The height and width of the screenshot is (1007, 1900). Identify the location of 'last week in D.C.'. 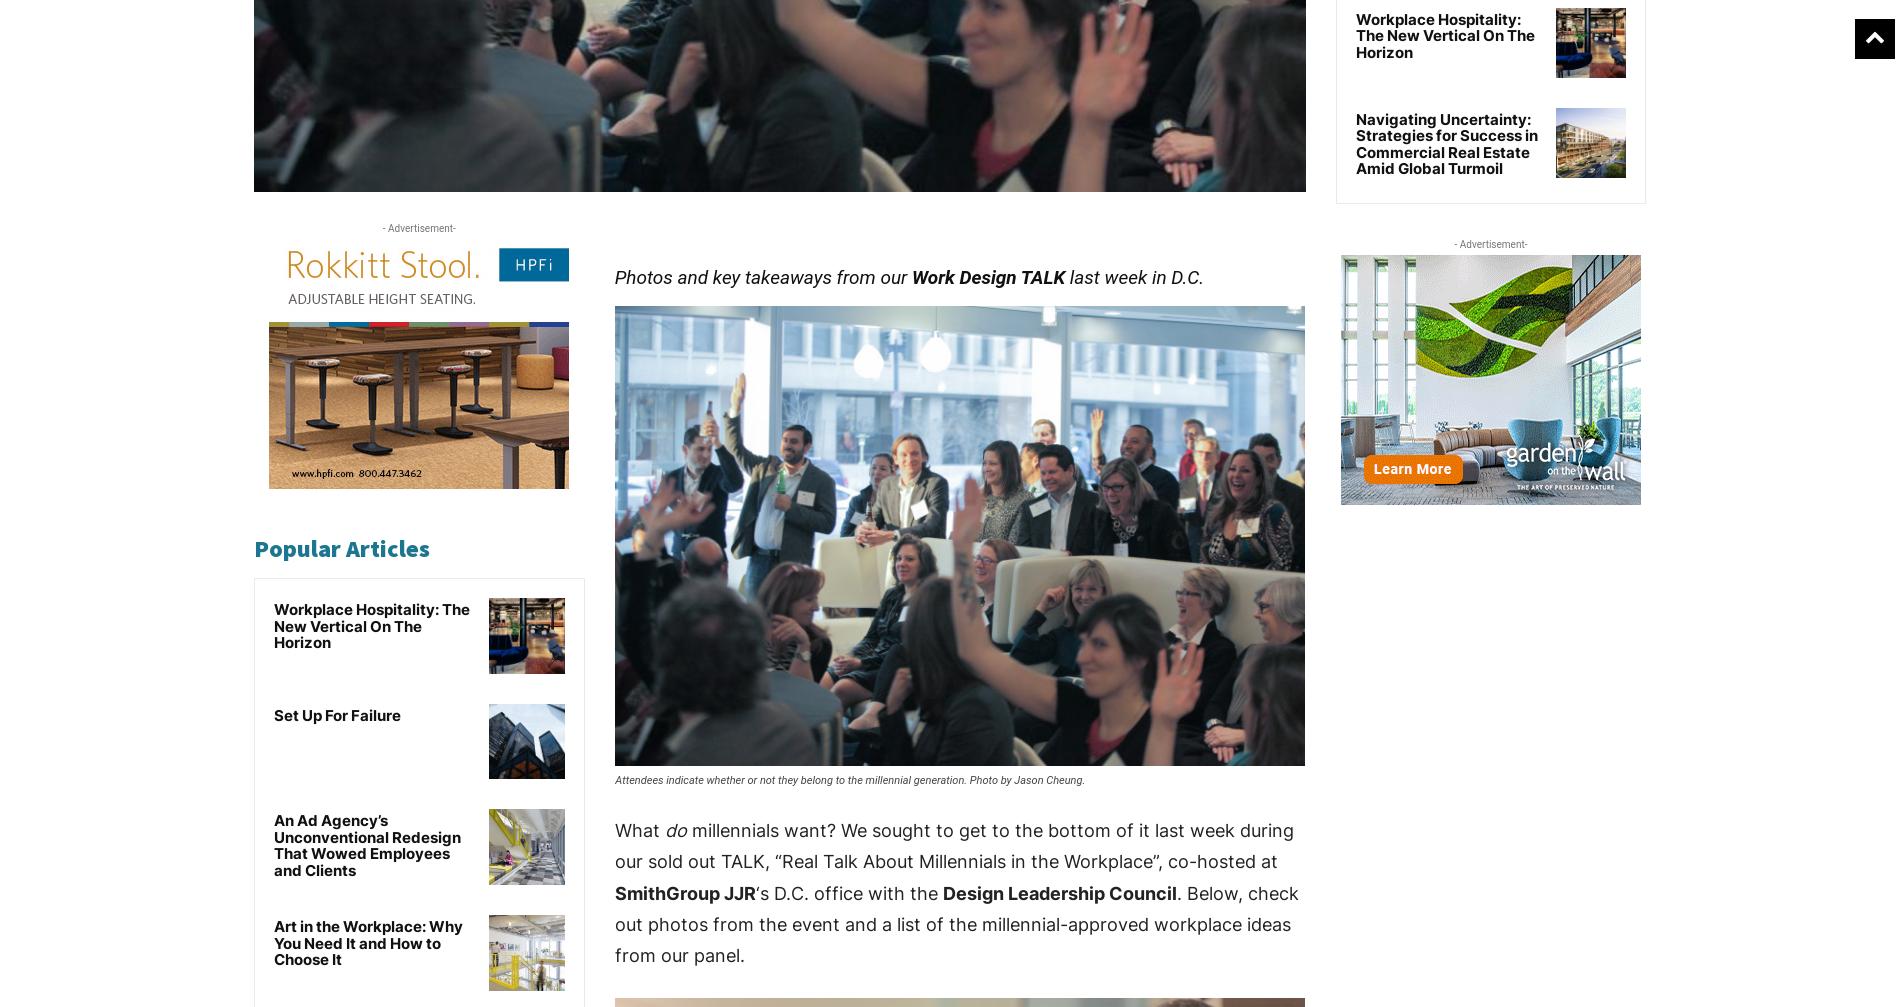
(1134, 277).